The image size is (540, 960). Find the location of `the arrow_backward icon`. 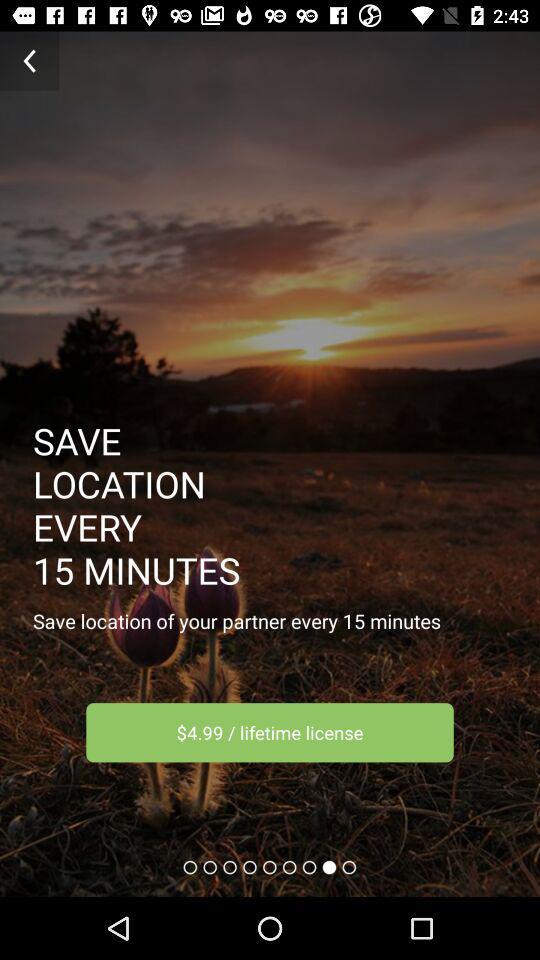

the arrow_backward icon is located at coordinates (28, 61).